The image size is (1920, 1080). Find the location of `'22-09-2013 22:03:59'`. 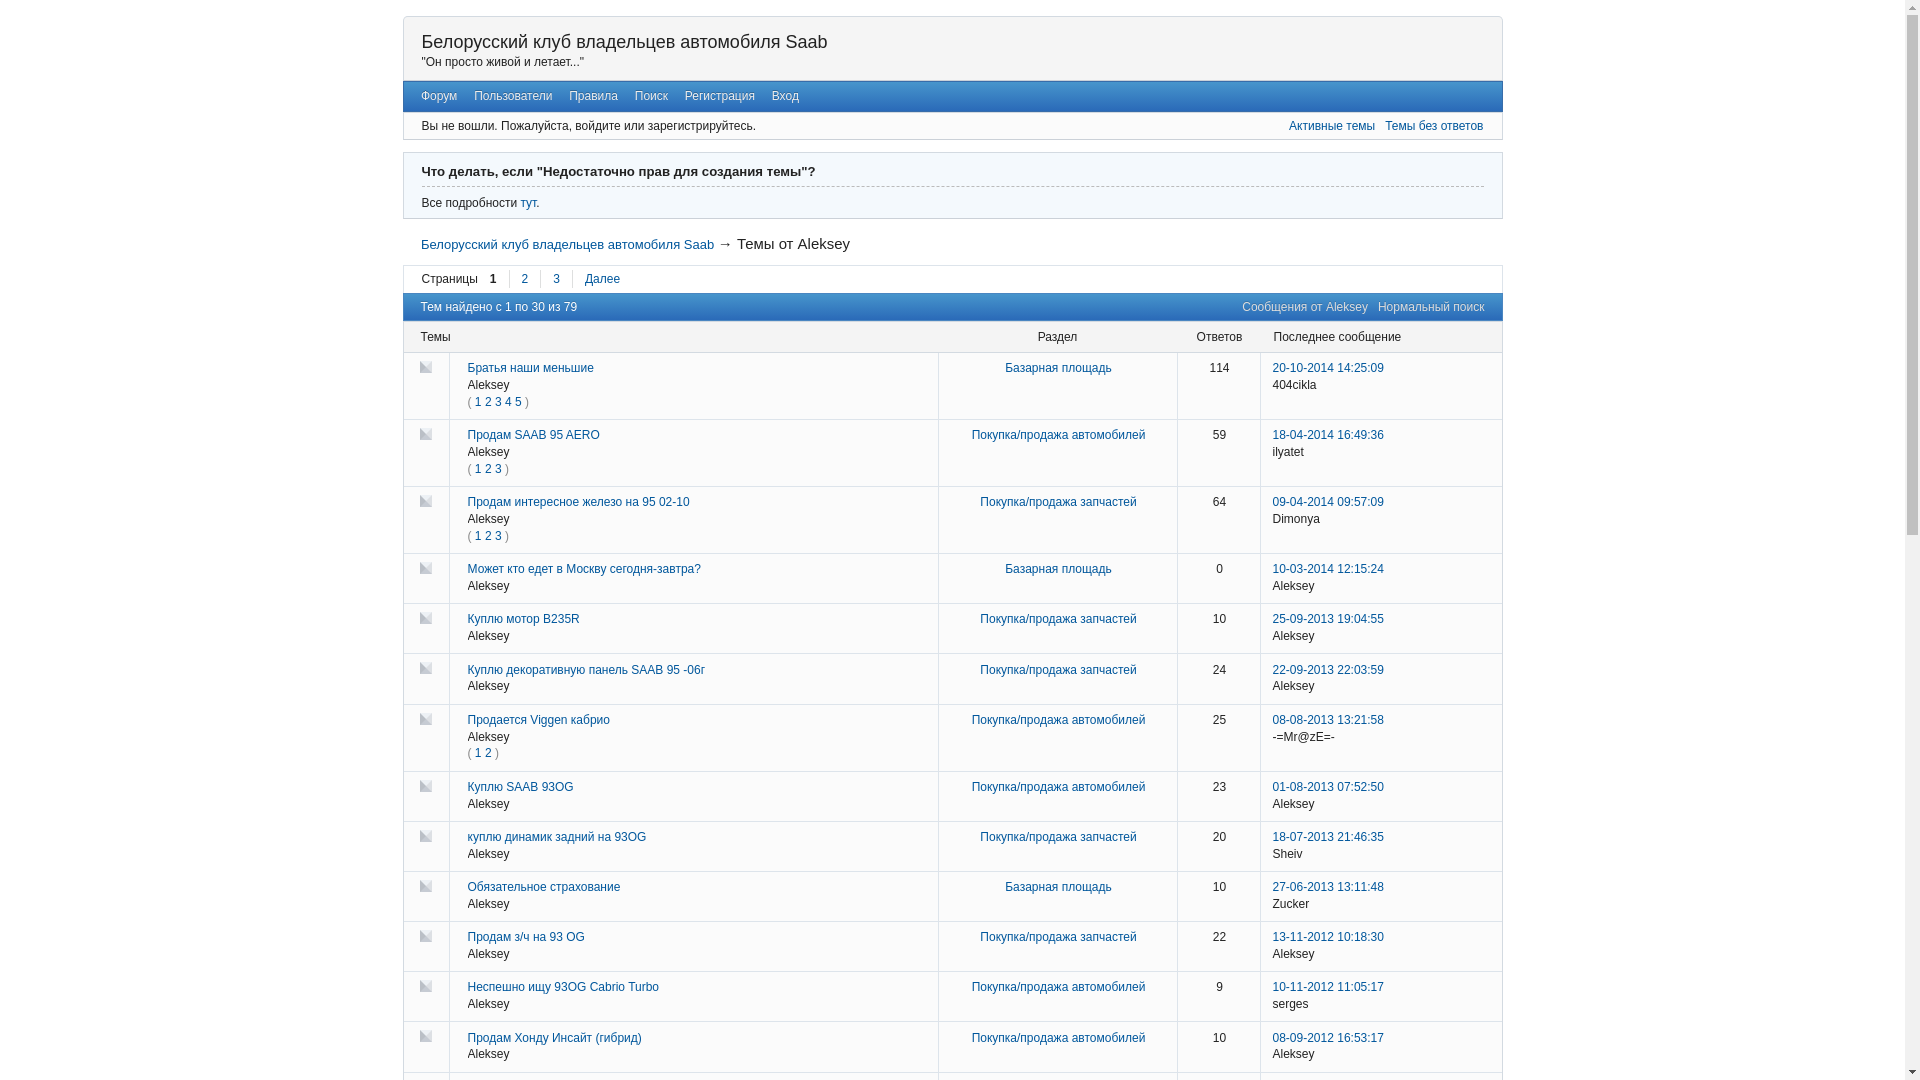

'22-09-2013 22:03:59' is located at coordinates (1327, 670).